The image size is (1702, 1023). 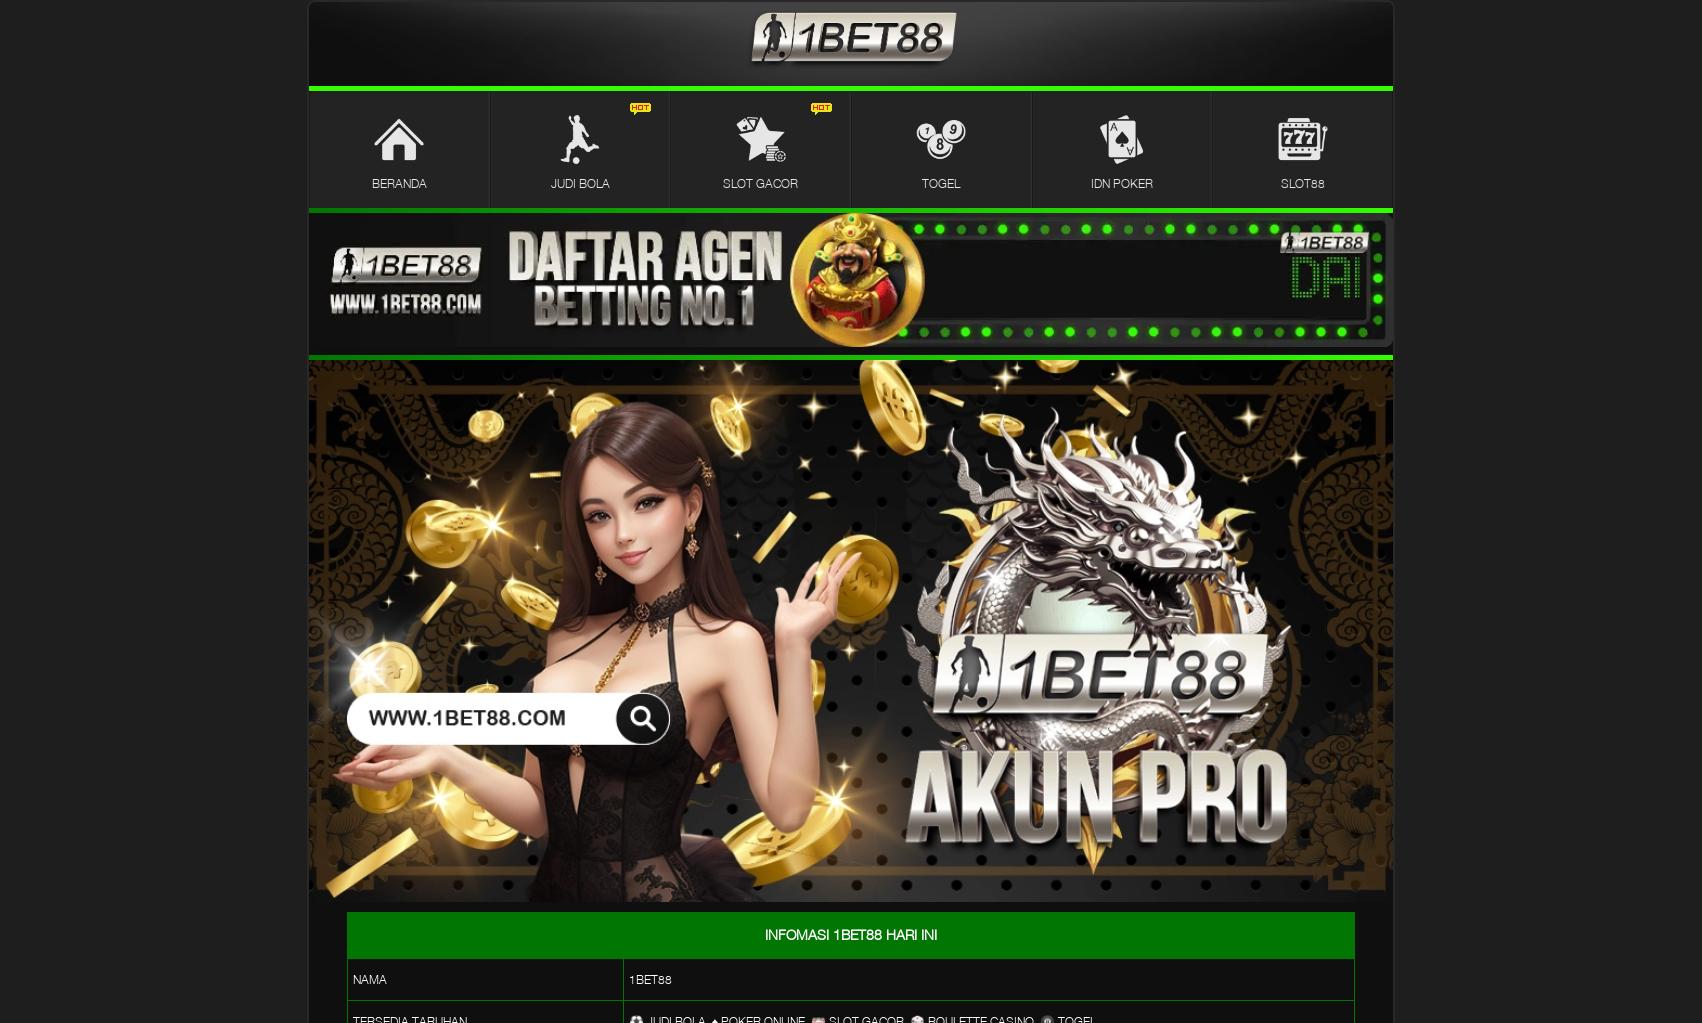 What do you see at coordinates (1089, 182) in the screenshot?
I see `'IDN Poker'` at bounding box center [1089, 182].